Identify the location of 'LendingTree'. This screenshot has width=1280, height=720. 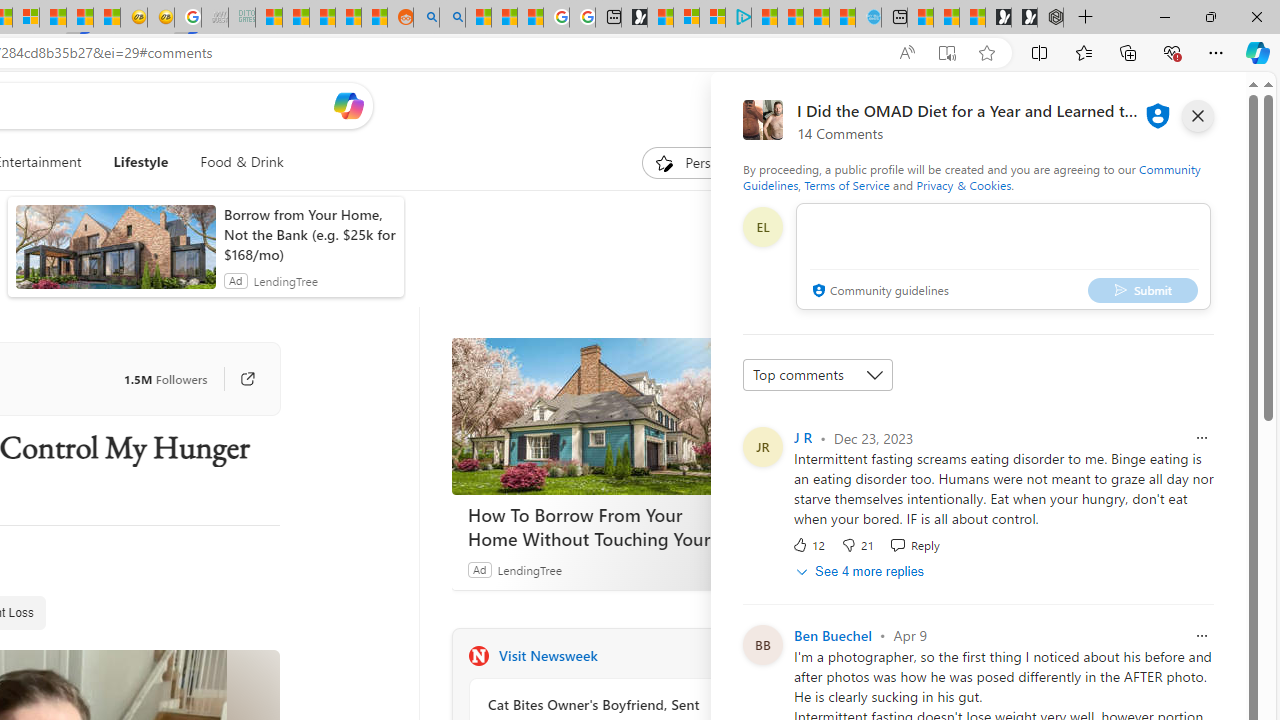
(529, 569).